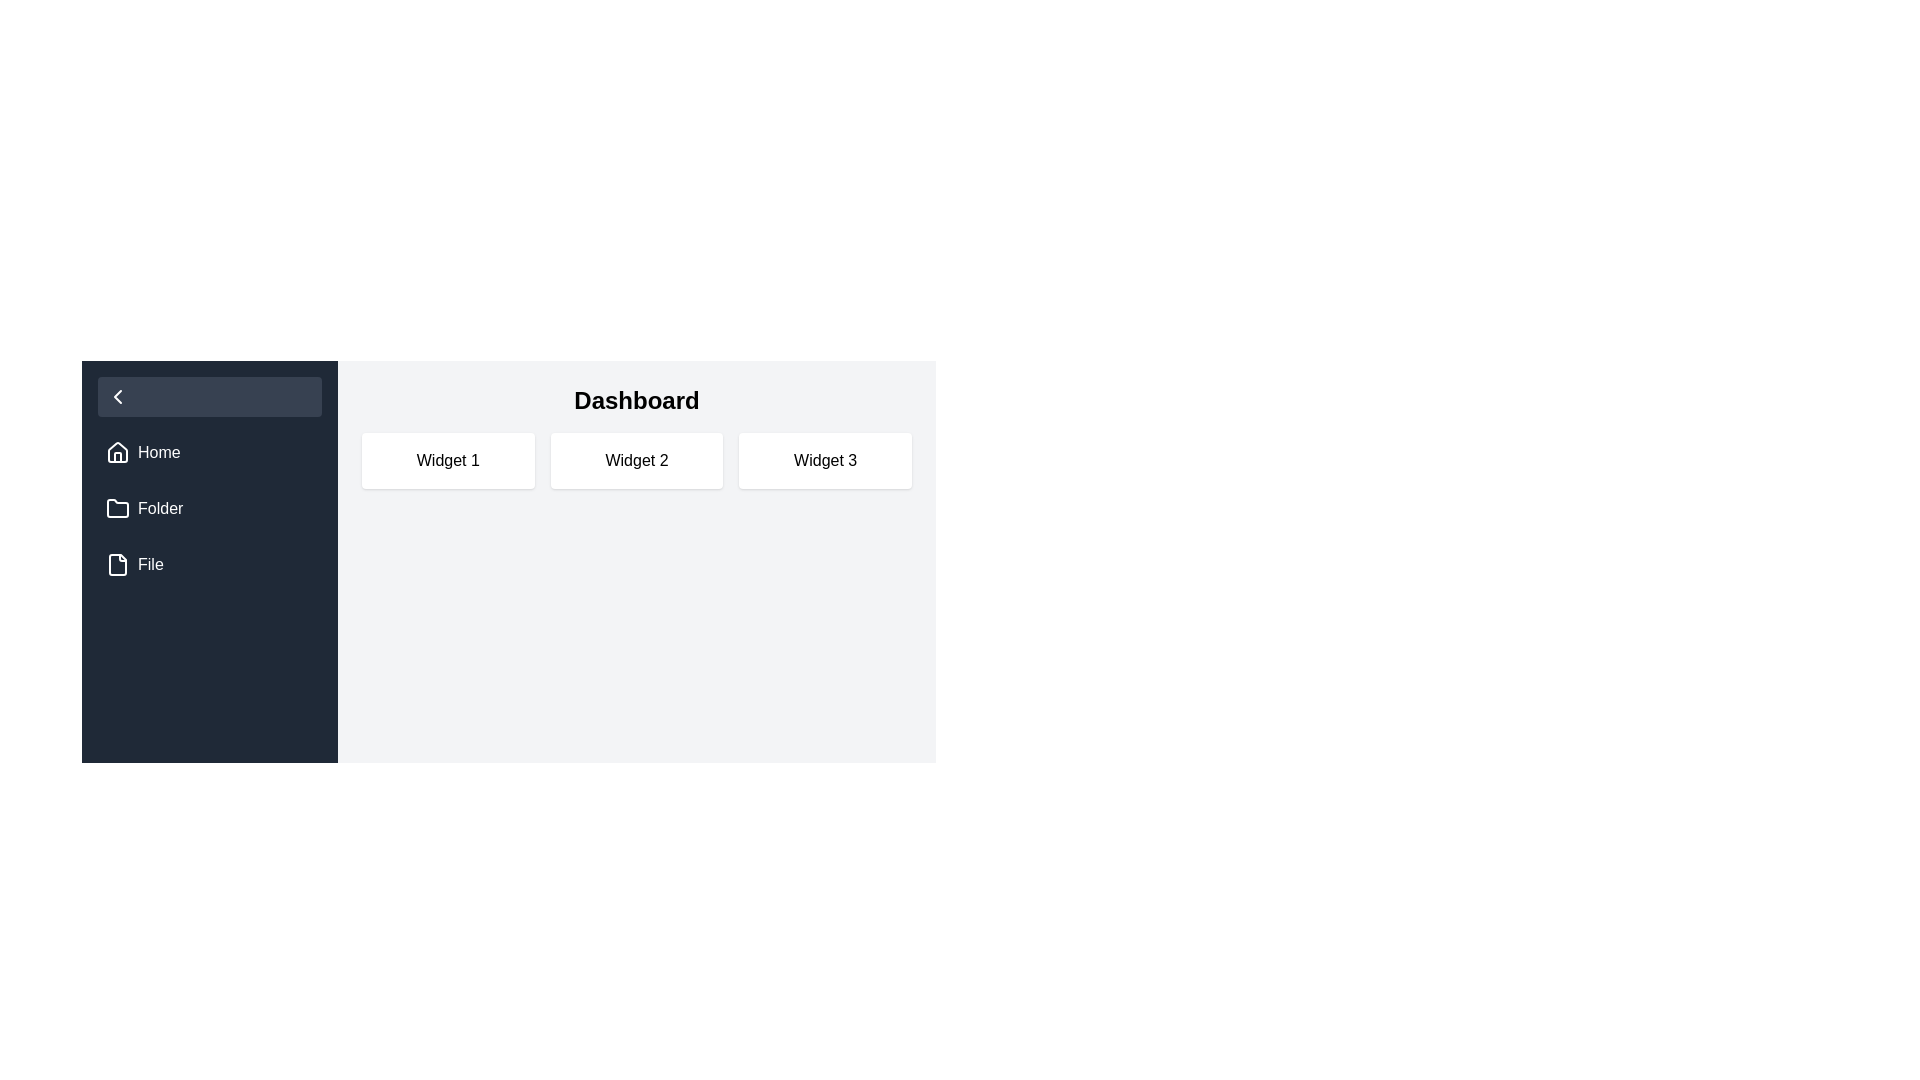 The height and width of the screenshot is (1080, 1920). Describe the element at coordinates (117, 507) in the screenshot. I see `the folder icon, which is a white or light outlined graphical depiction of a folder located in the sidebar, specifically the second item in a vertical navigation menu` at that location.